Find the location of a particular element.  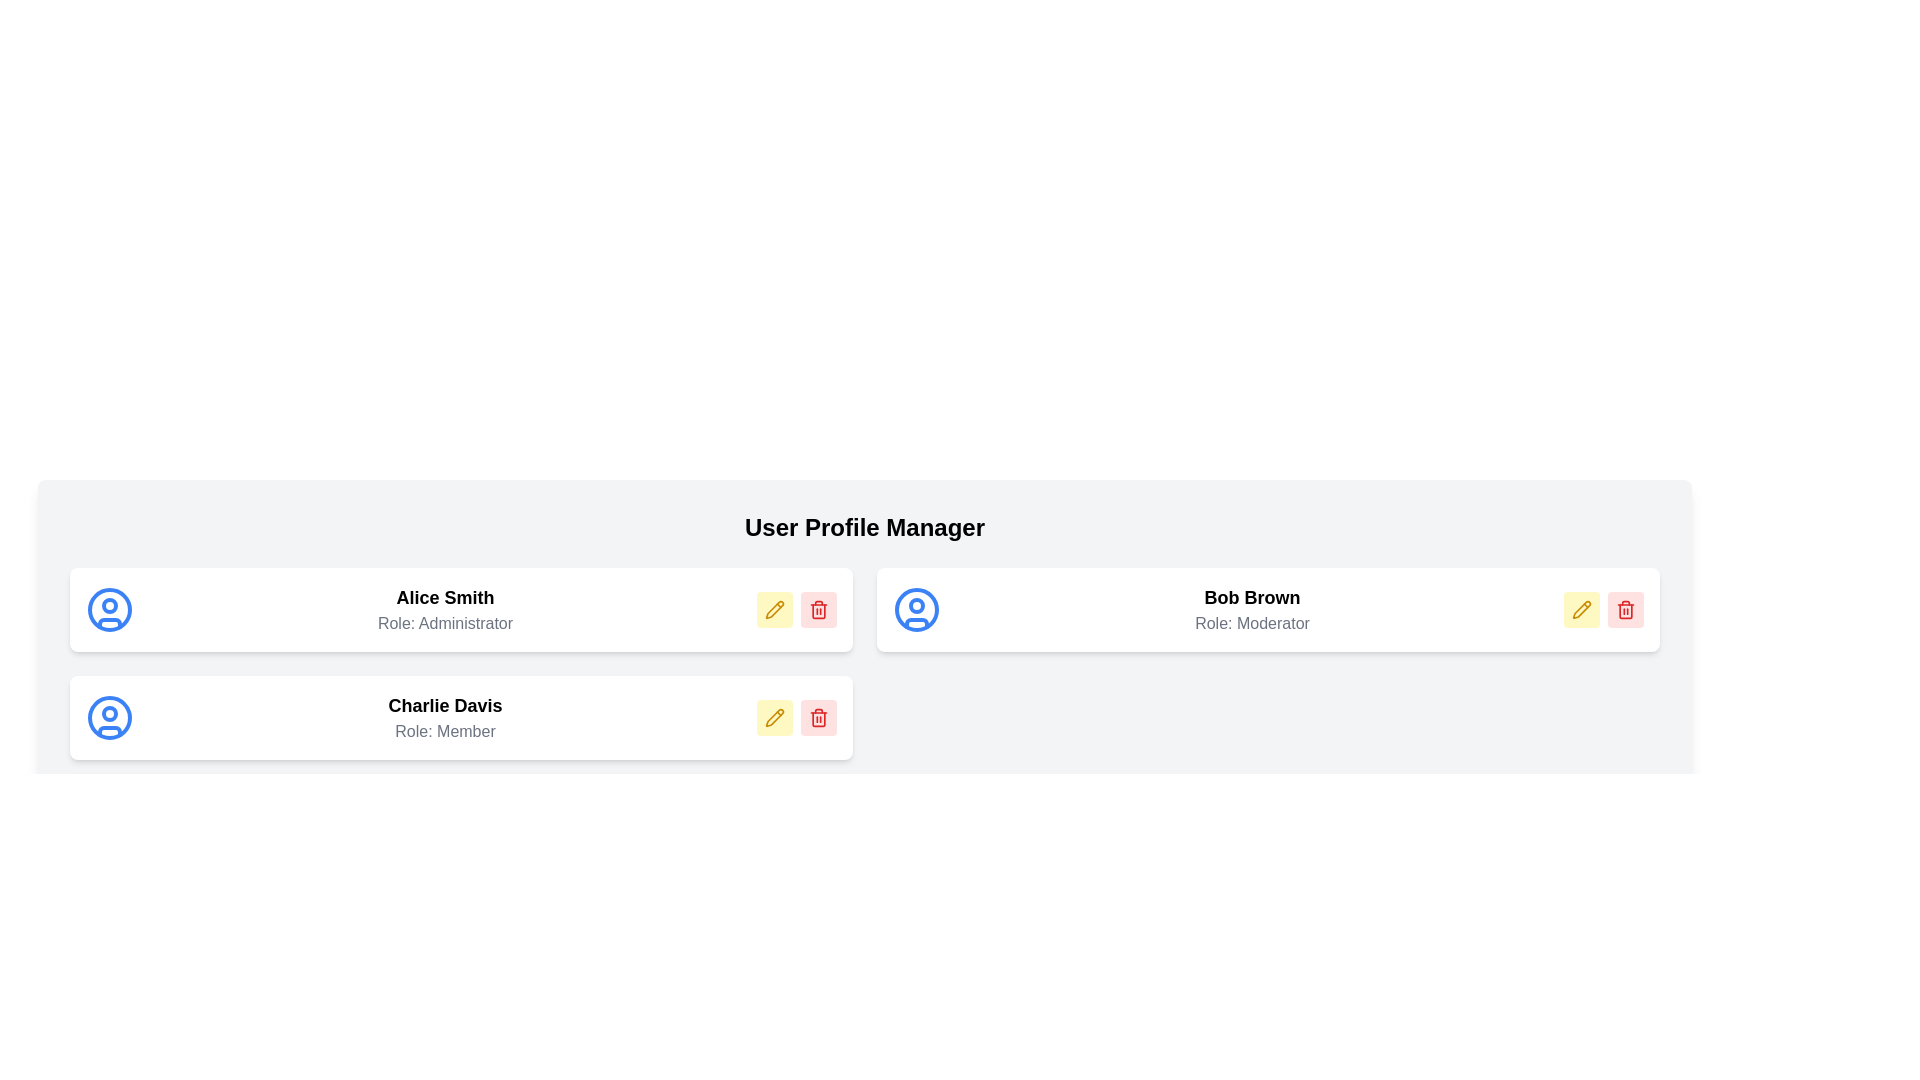

the small square button with rounded edges and a yellow background that has a pencil icon at its center is located at coordinates (1581, 608).